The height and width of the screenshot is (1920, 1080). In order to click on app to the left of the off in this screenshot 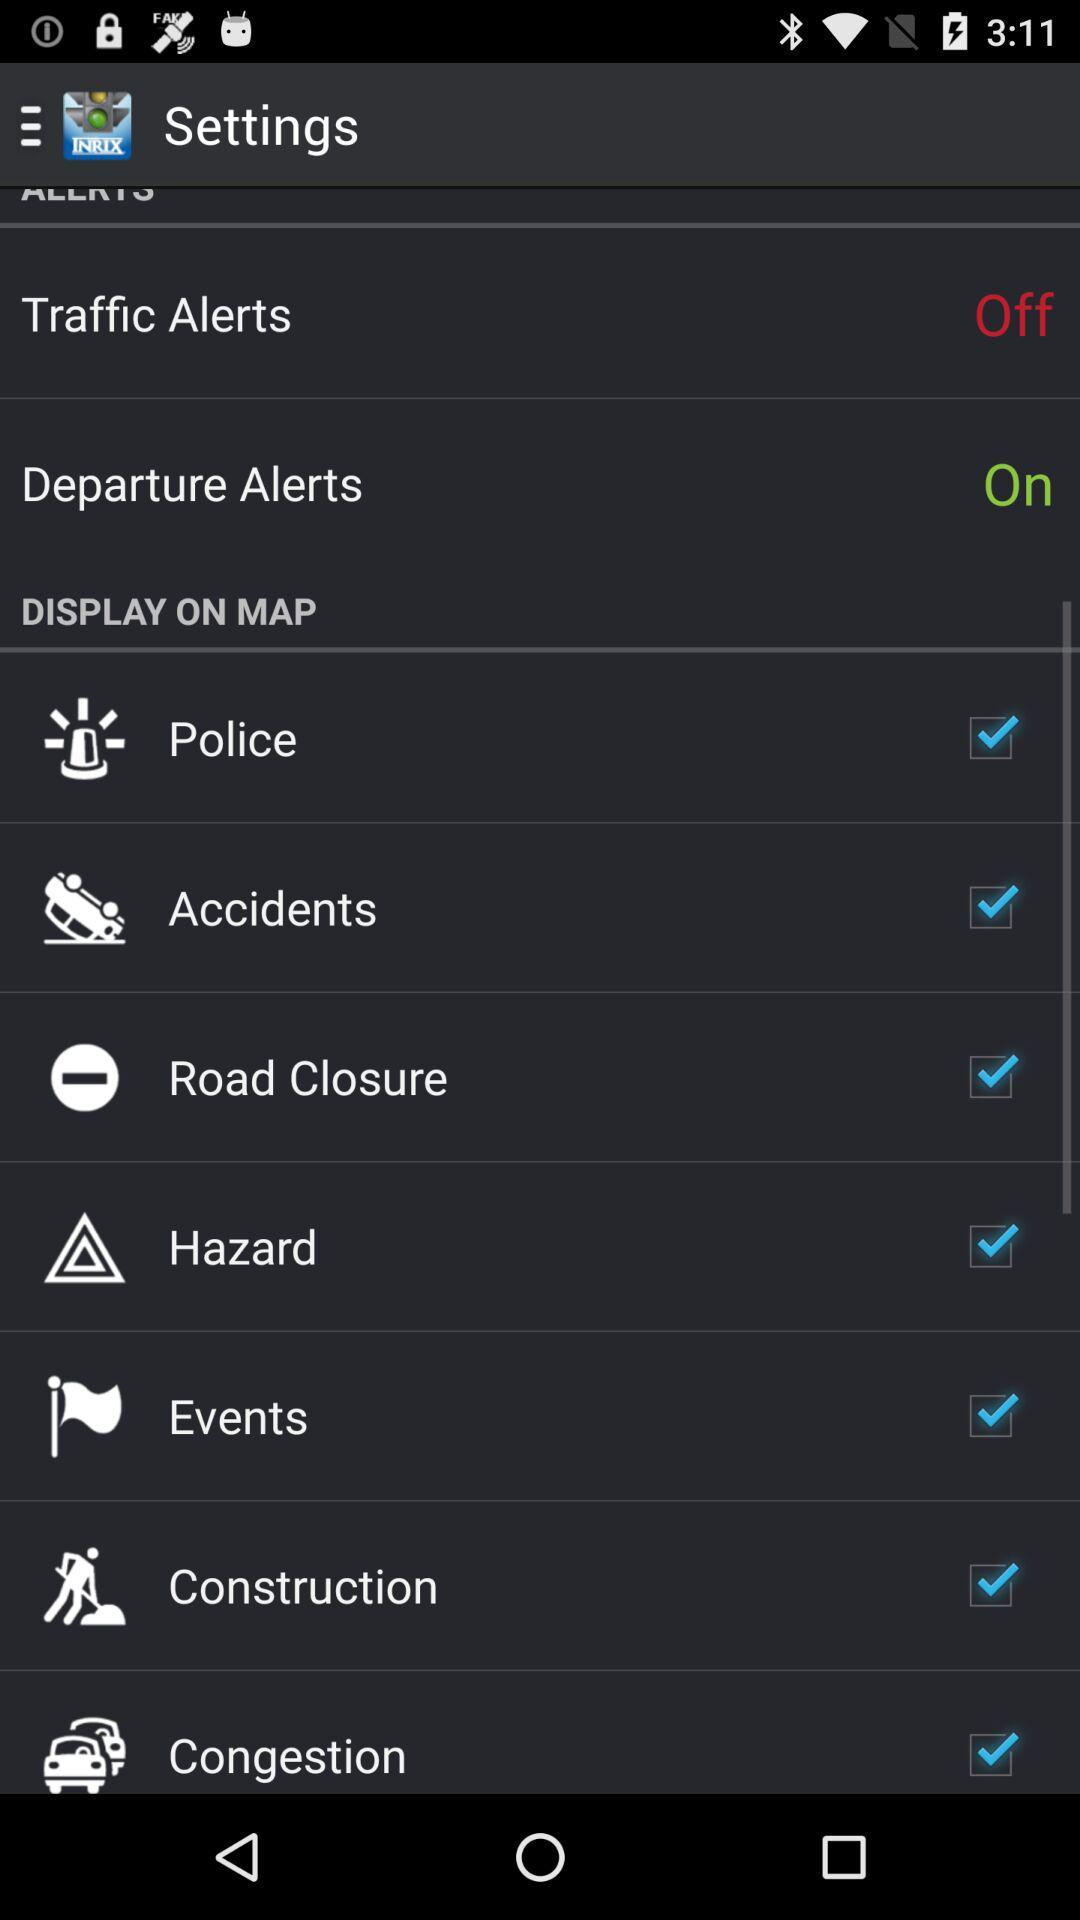, I will do `click(155, 312)`.